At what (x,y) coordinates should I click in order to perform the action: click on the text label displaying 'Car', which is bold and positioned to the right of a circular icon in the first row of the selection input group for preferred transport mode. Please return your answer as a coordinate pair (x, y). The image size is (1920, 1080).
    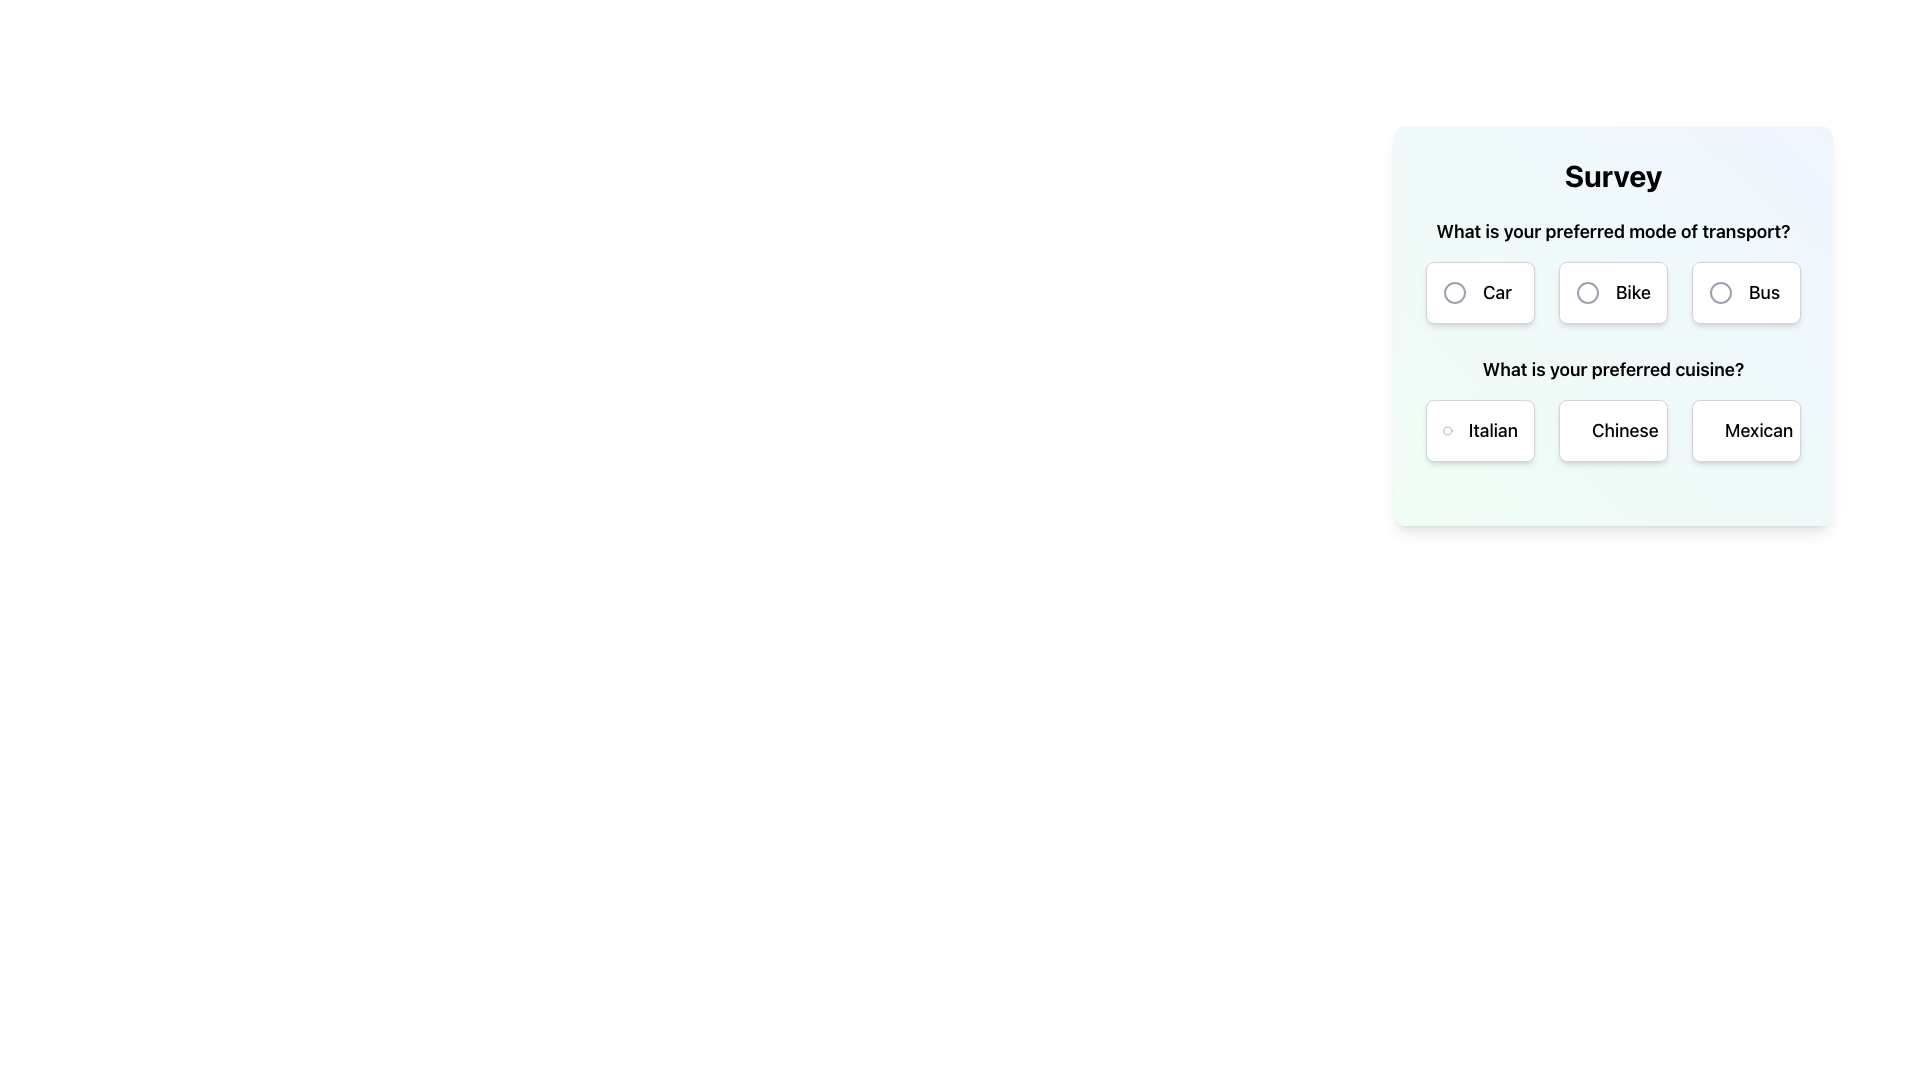
    Looking at the image, I should click on (1497, 293).